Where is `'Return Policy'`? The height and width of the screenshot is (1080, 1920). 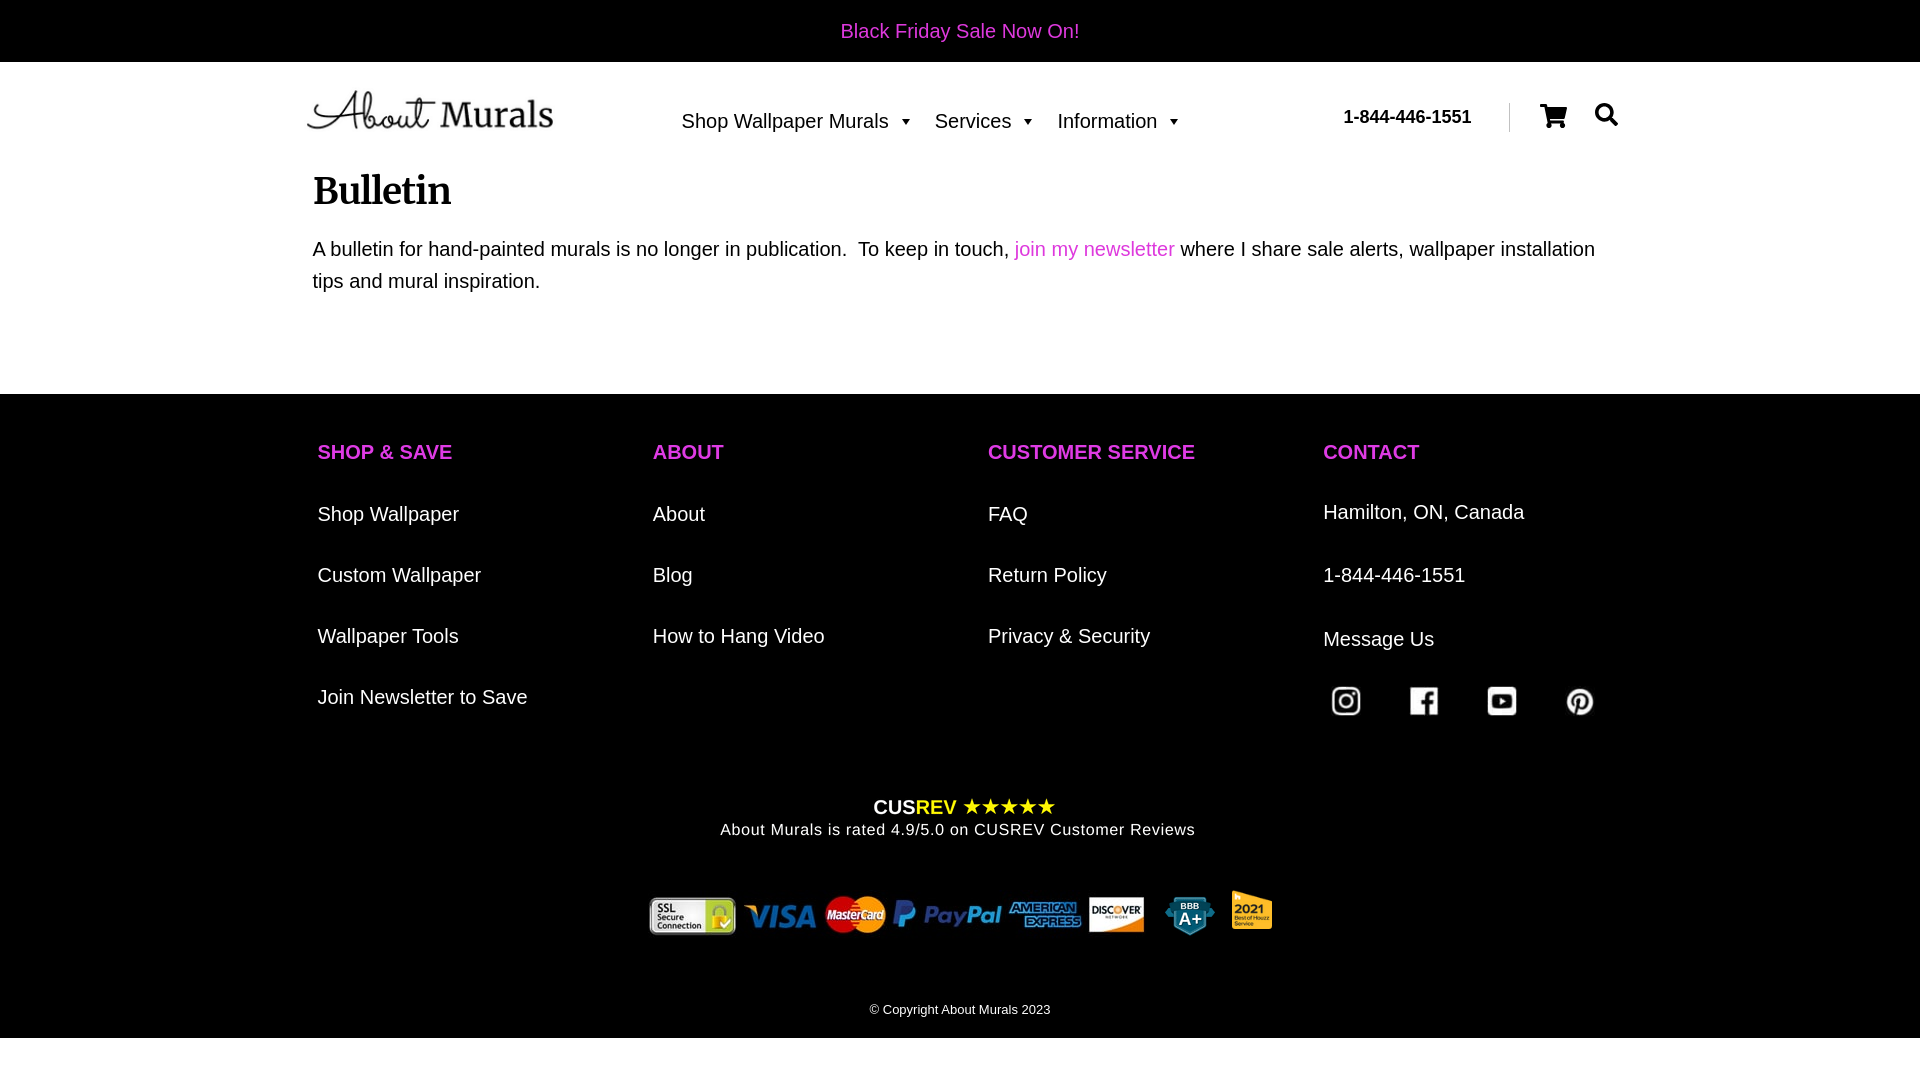 'Return Policy' is located at coordinates (988, 574).